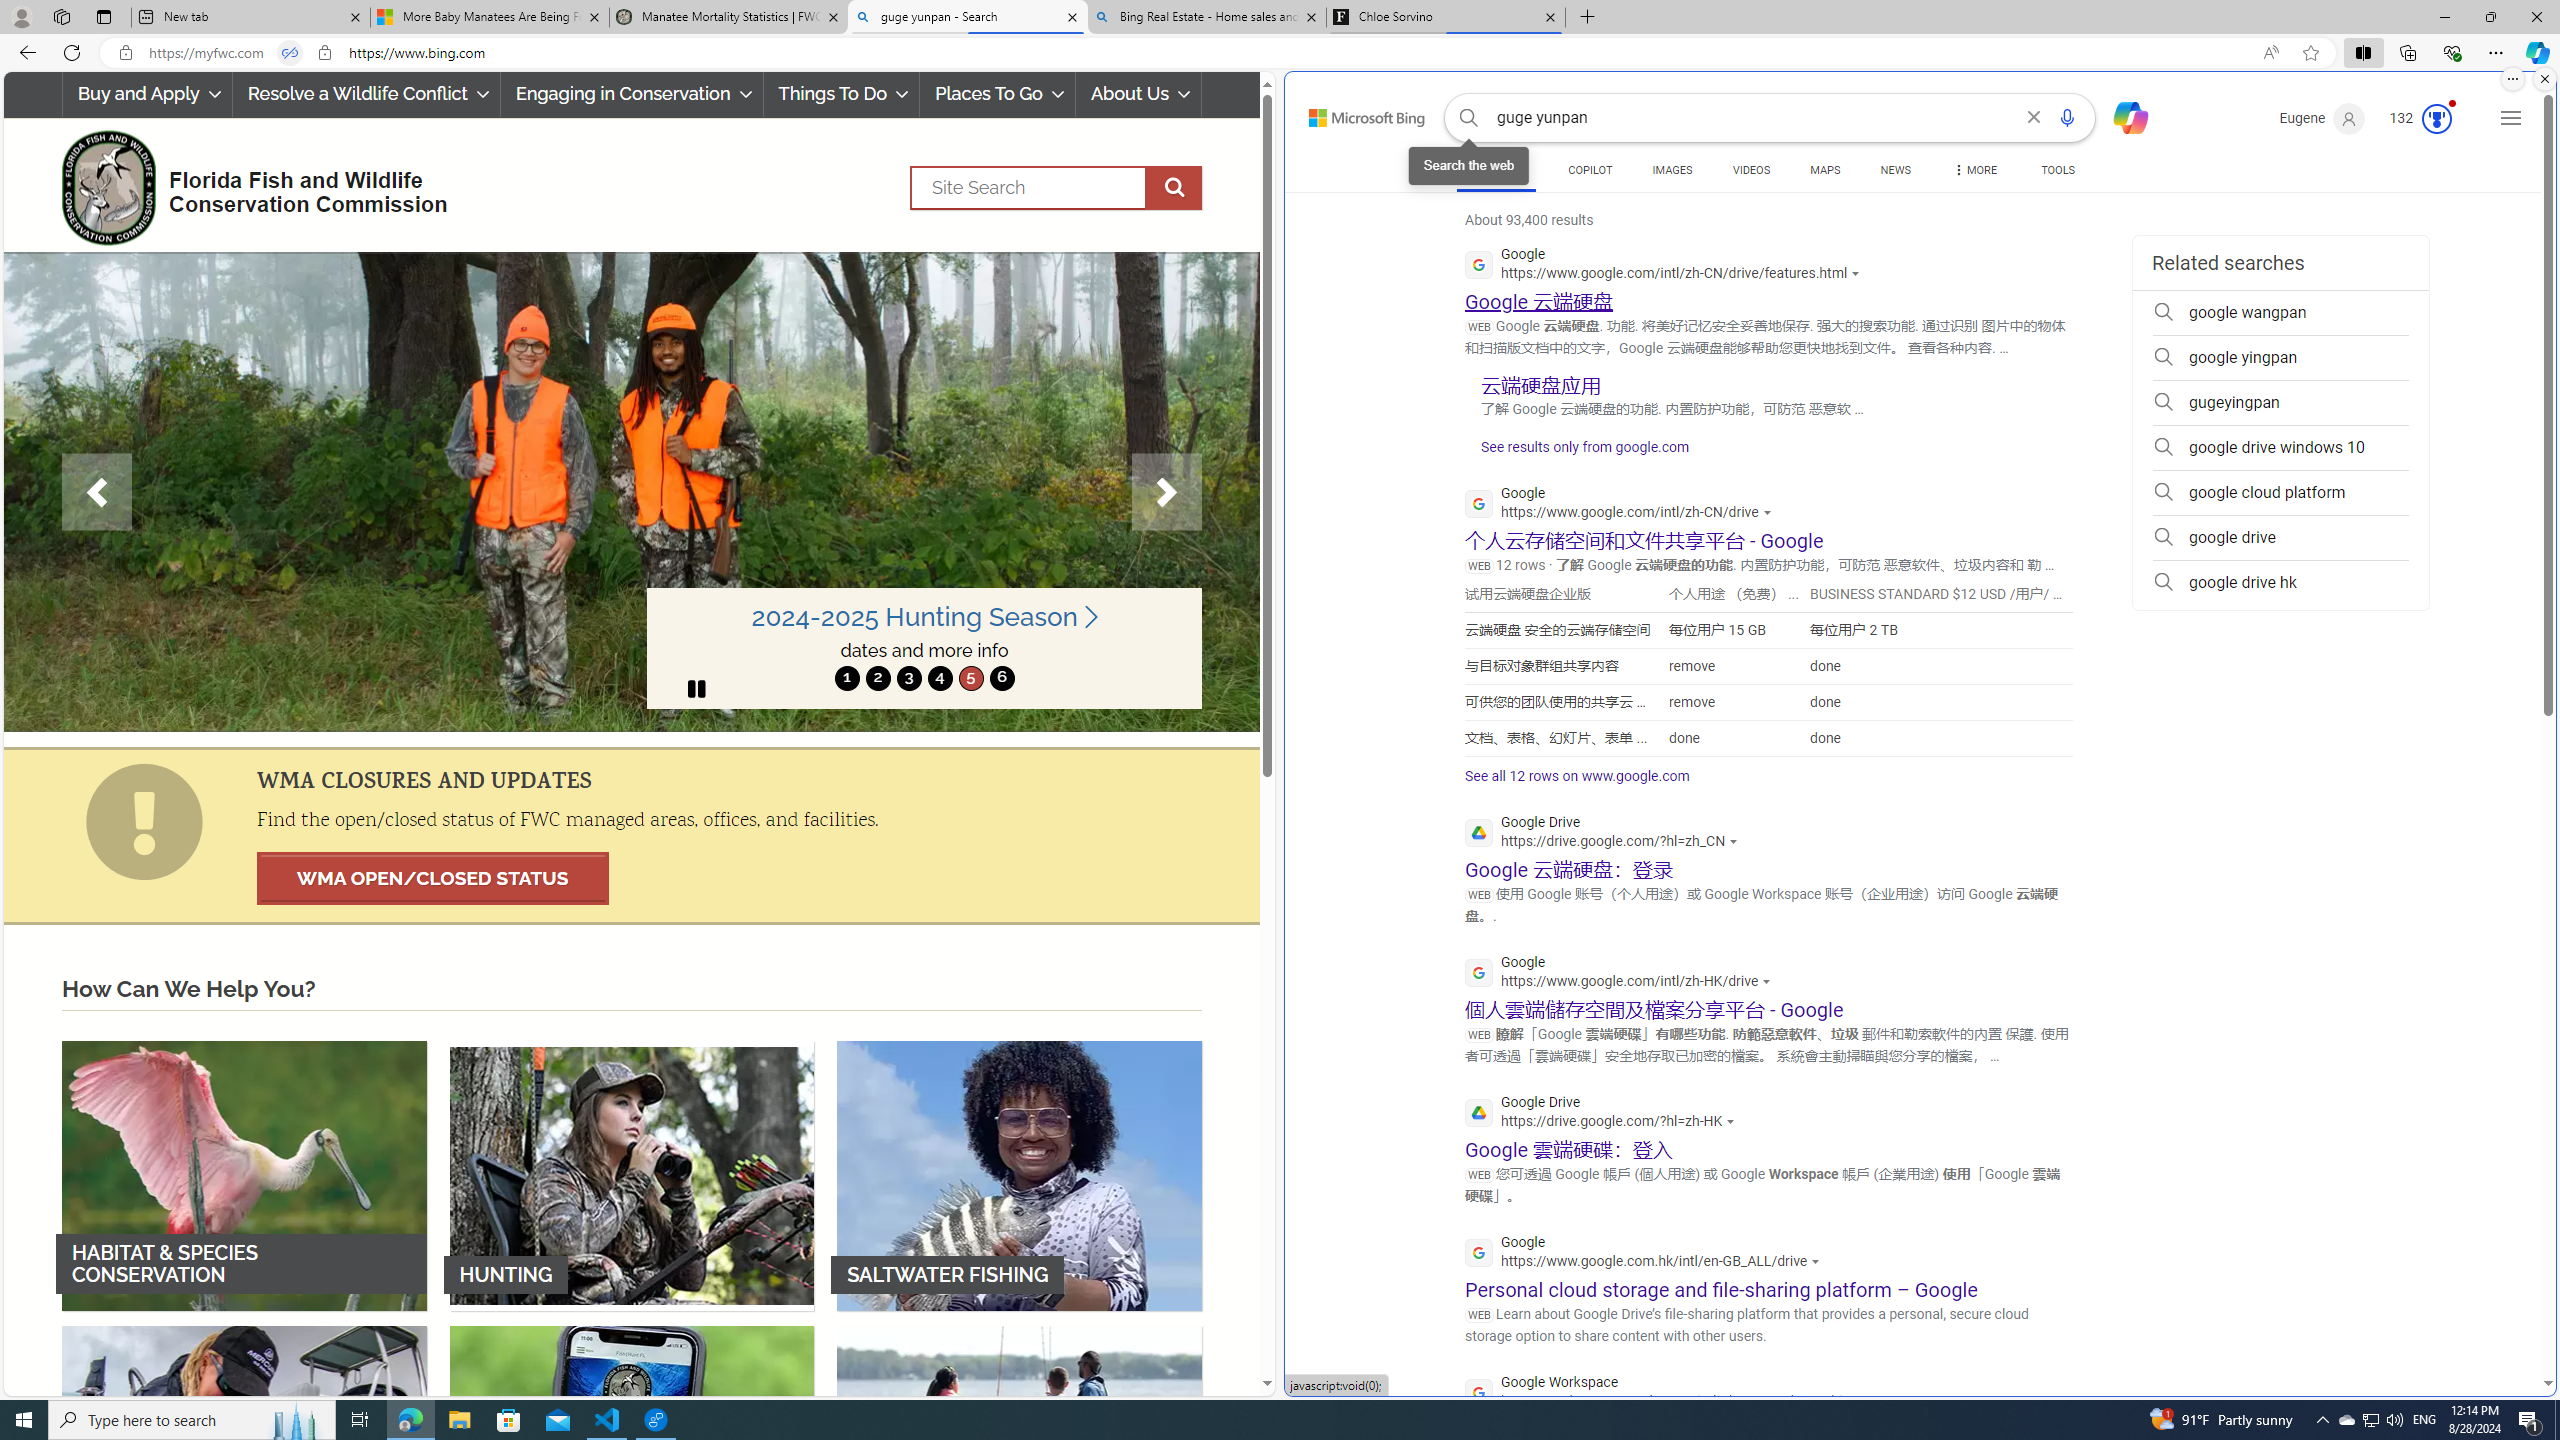  I want to click on '4', so click(938, 677).